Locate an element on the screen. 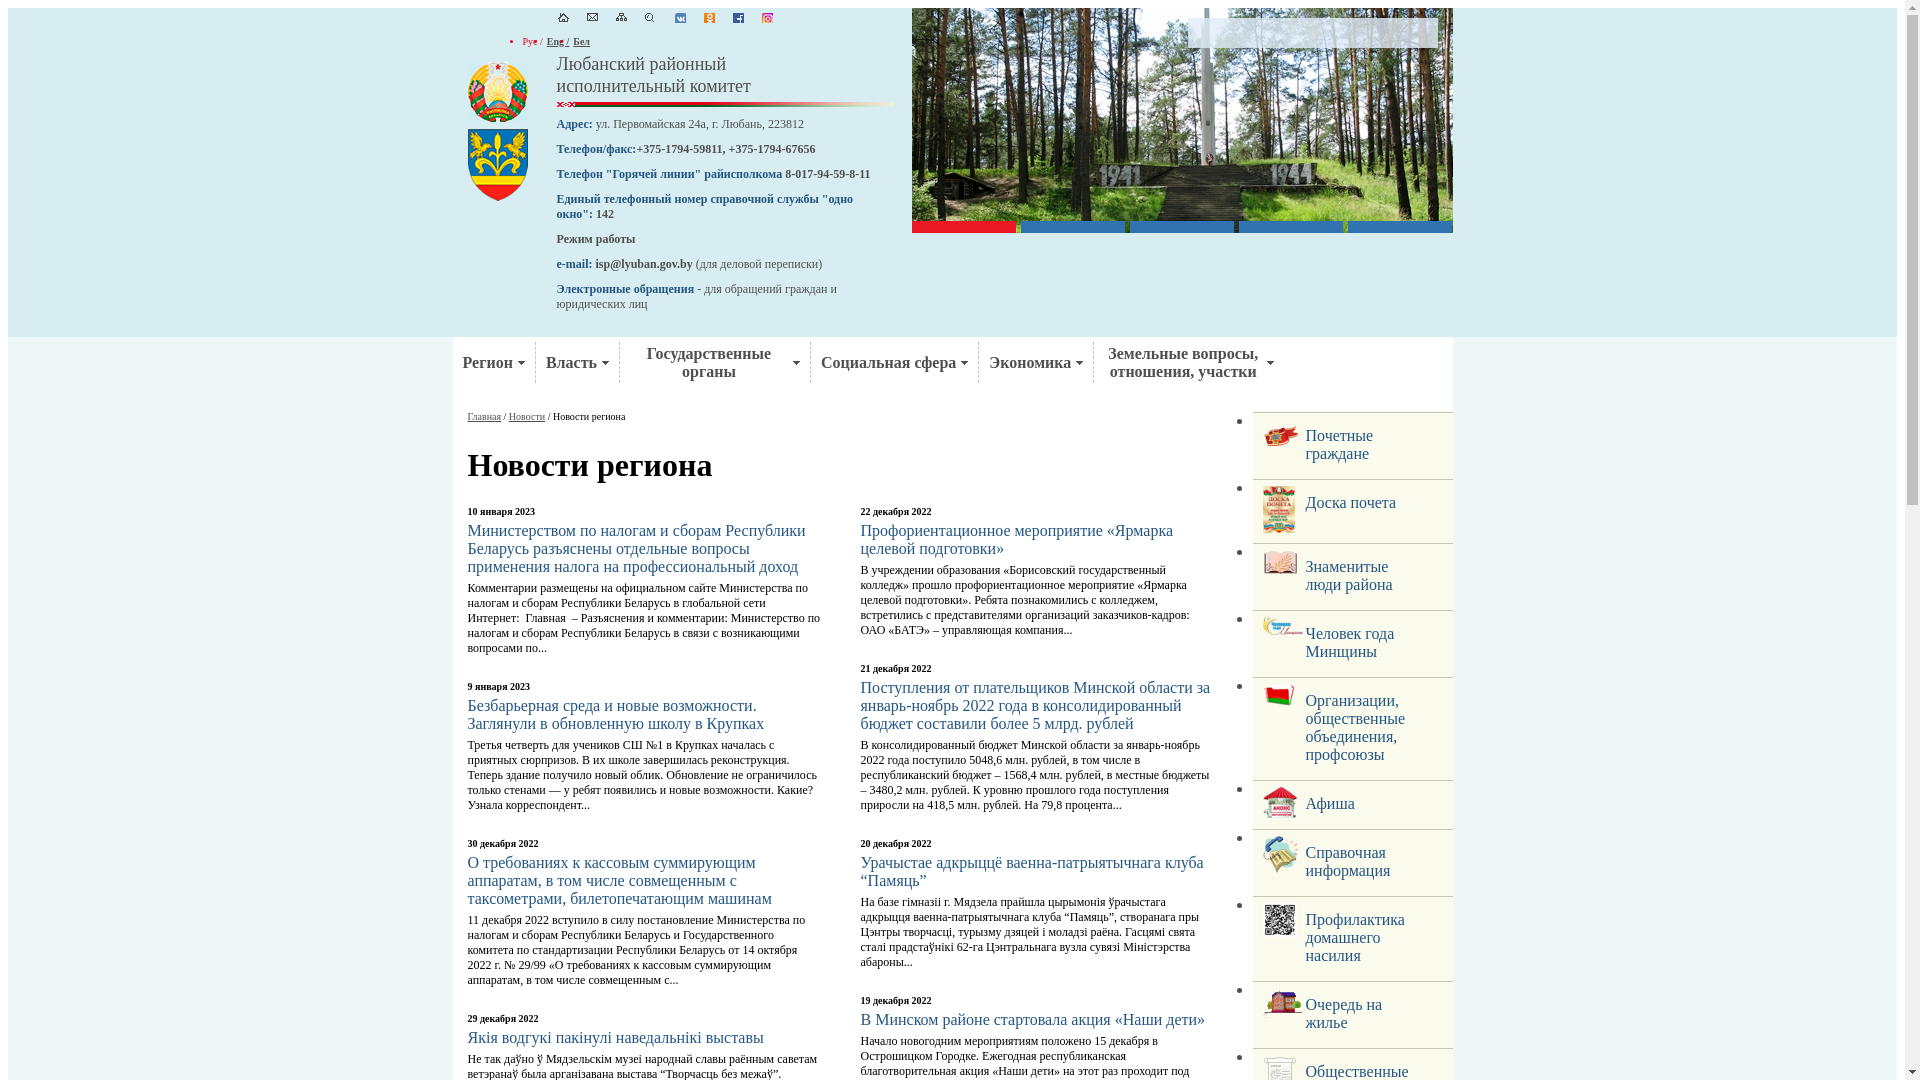 Image resolution: width=1920 pixels, height=1080 pixels. 'facebook' is located at coordinates (732, 19).